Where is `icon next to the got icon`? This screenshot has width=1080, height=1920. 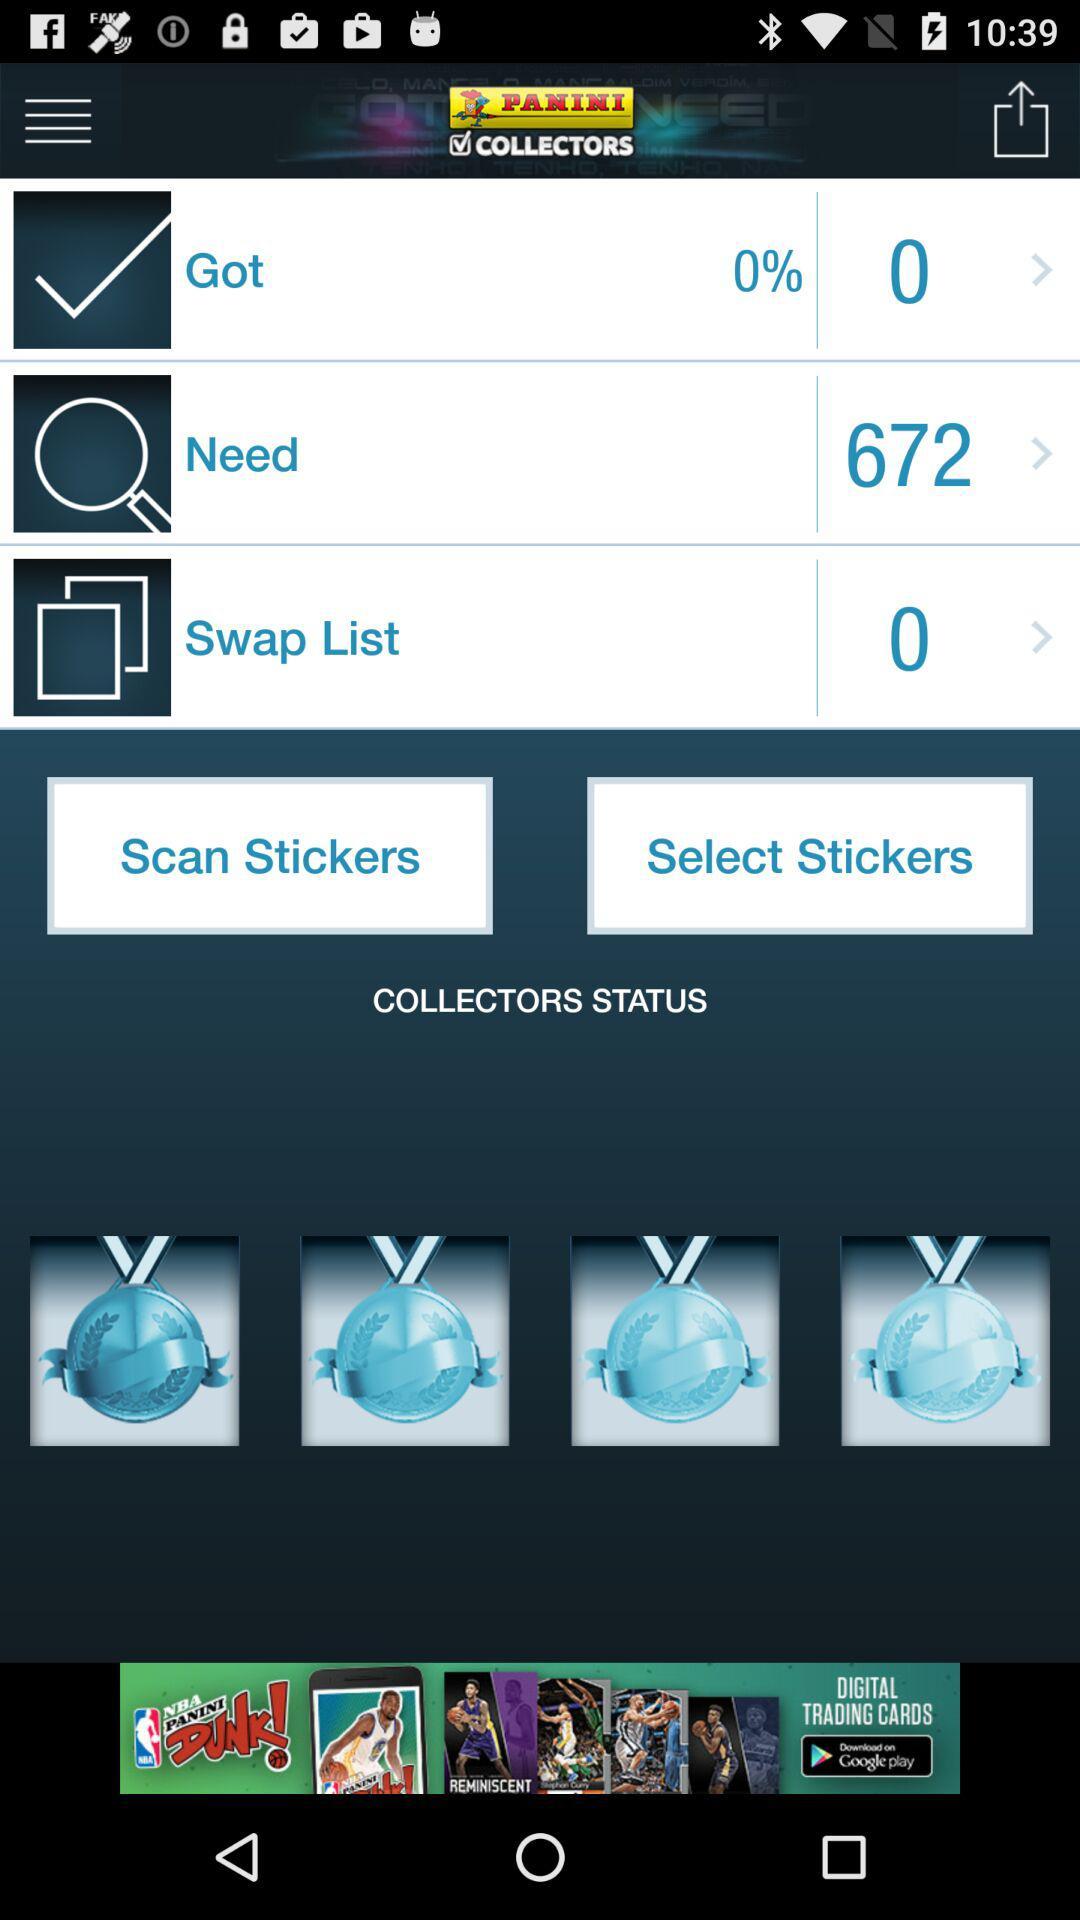 icon next to the got icon is located at coordinates (57, 119).